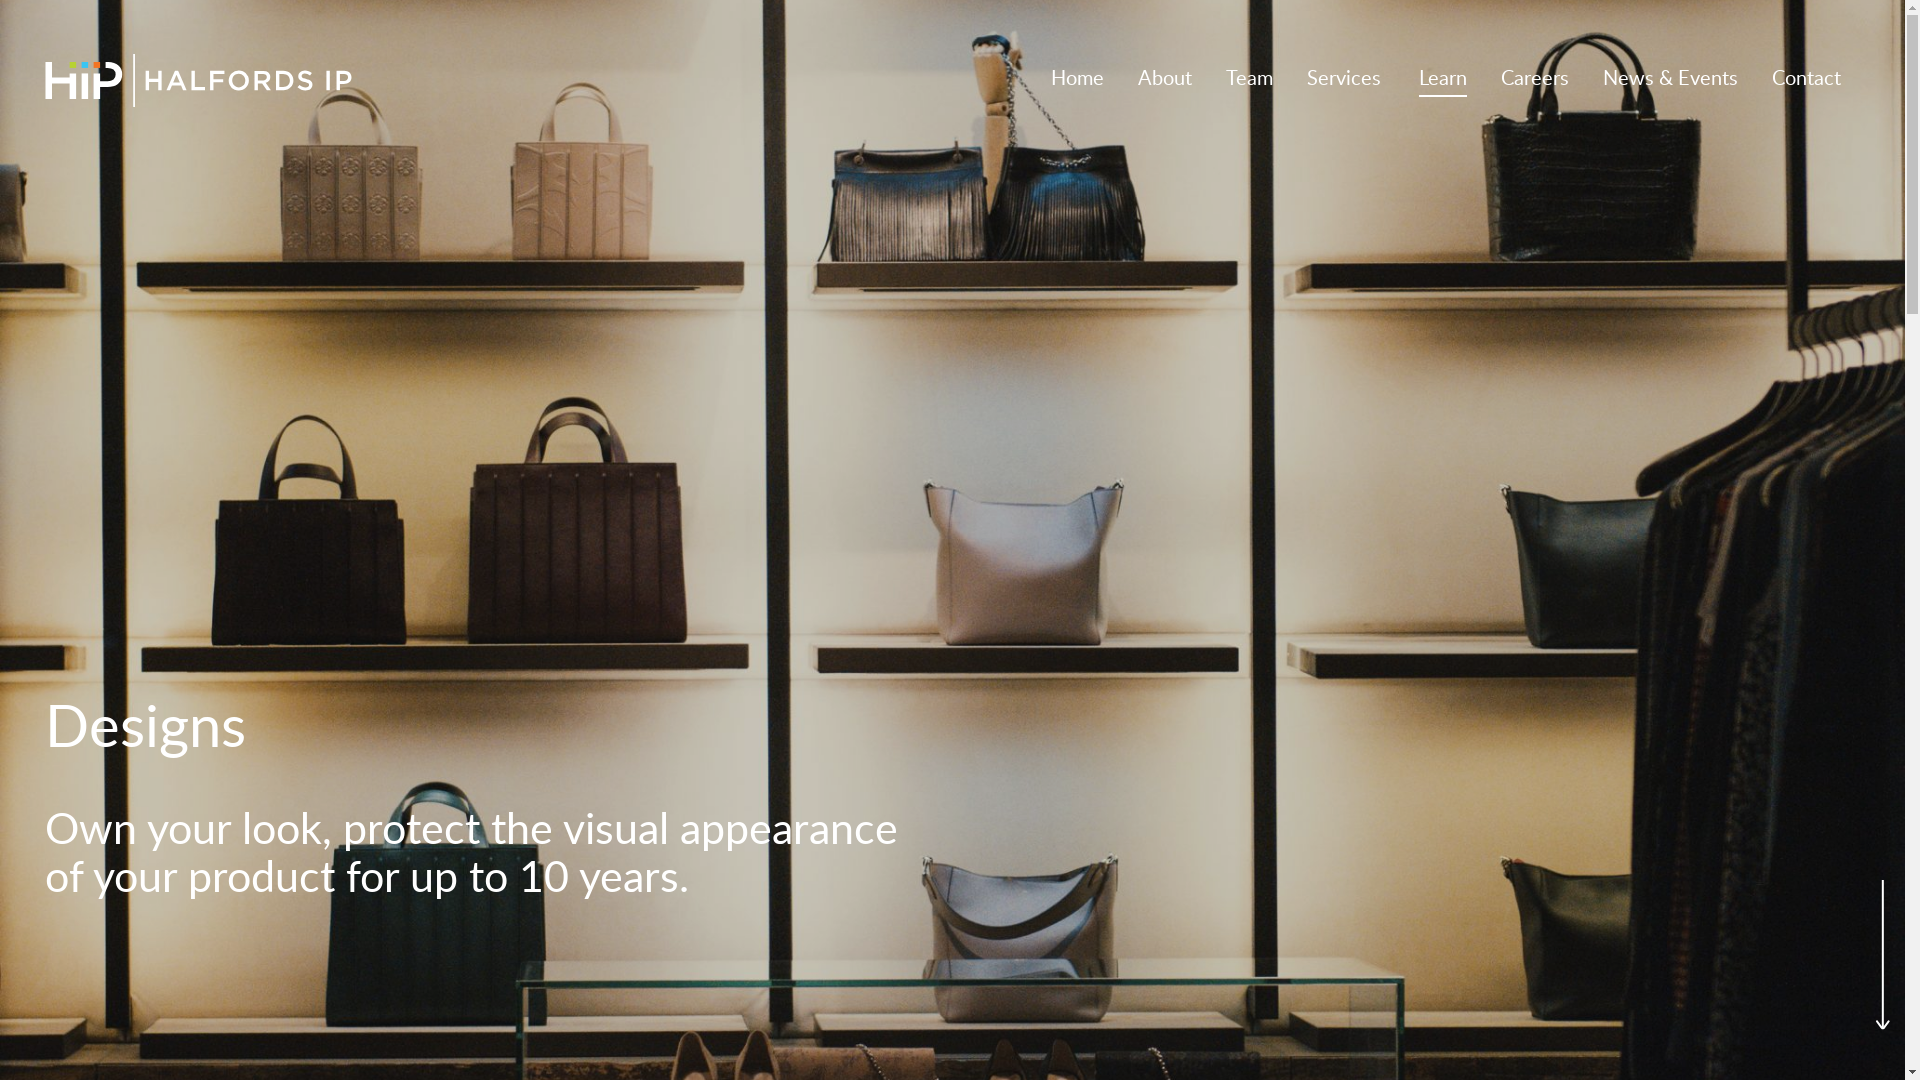  Describe the element at coordinates (1418, 79) in the screenshot. I see `'Learn'` at that location.